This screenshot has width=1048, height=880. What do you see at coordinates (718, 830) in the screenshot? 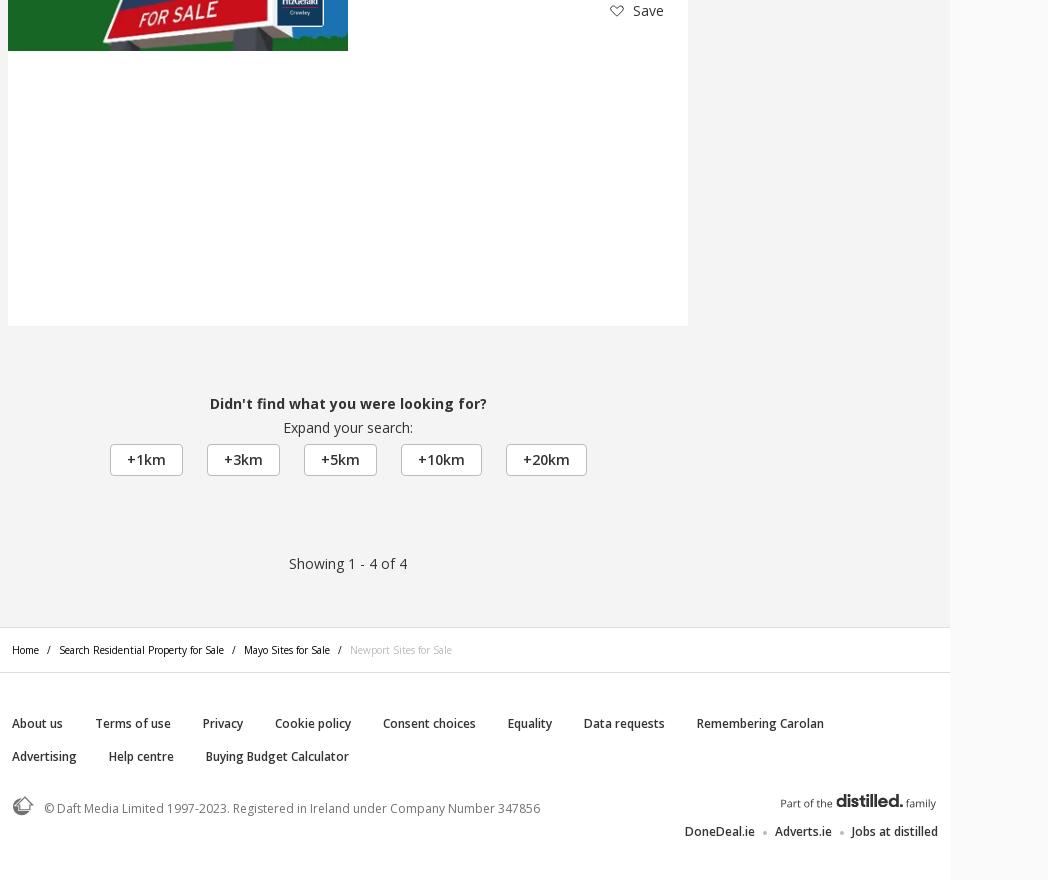
I see `'DoneDeal.ie'` at bounding box center [718, 830].